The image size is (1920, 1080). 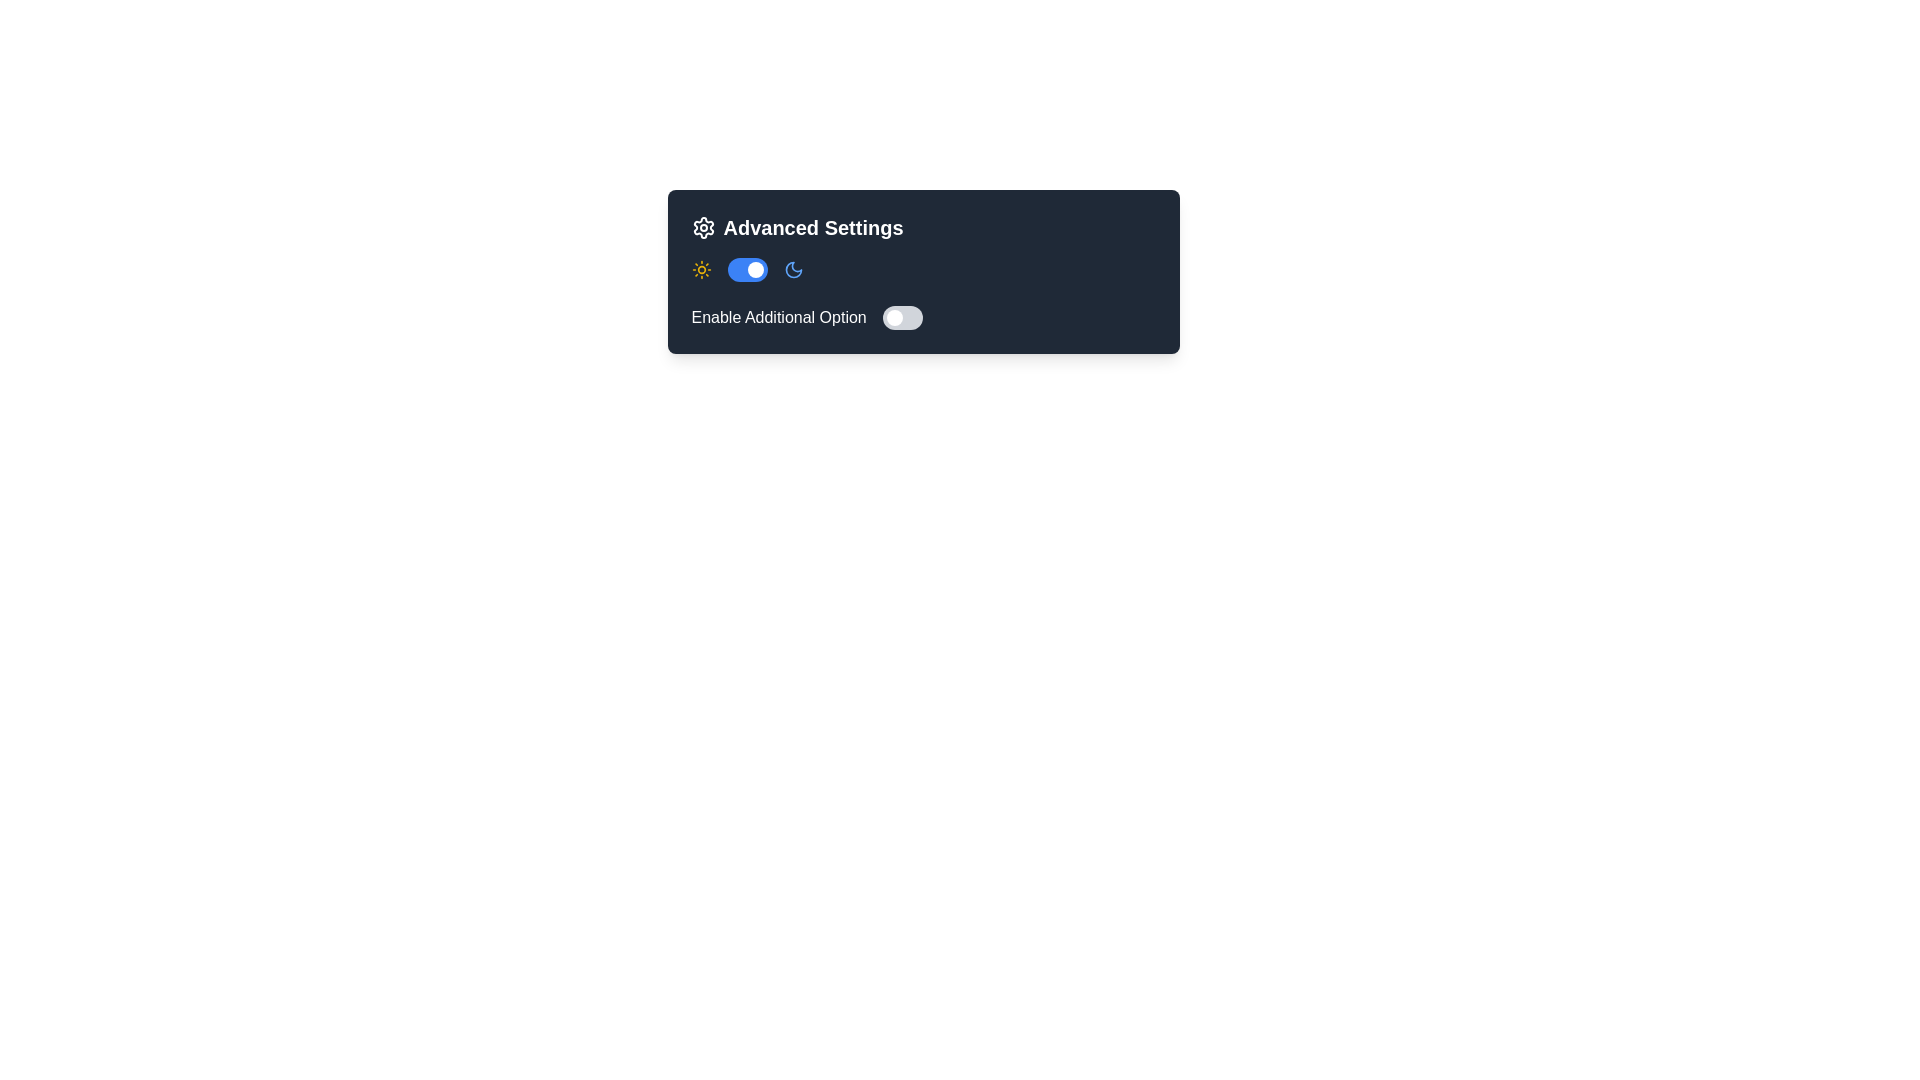 What do you see at coordinates (792, 270) in the screenshot?
I see `the blue circular moon icon that indicates the night mode toggle, located in the middle-right section of the interface` at bounding box center [792, 270].